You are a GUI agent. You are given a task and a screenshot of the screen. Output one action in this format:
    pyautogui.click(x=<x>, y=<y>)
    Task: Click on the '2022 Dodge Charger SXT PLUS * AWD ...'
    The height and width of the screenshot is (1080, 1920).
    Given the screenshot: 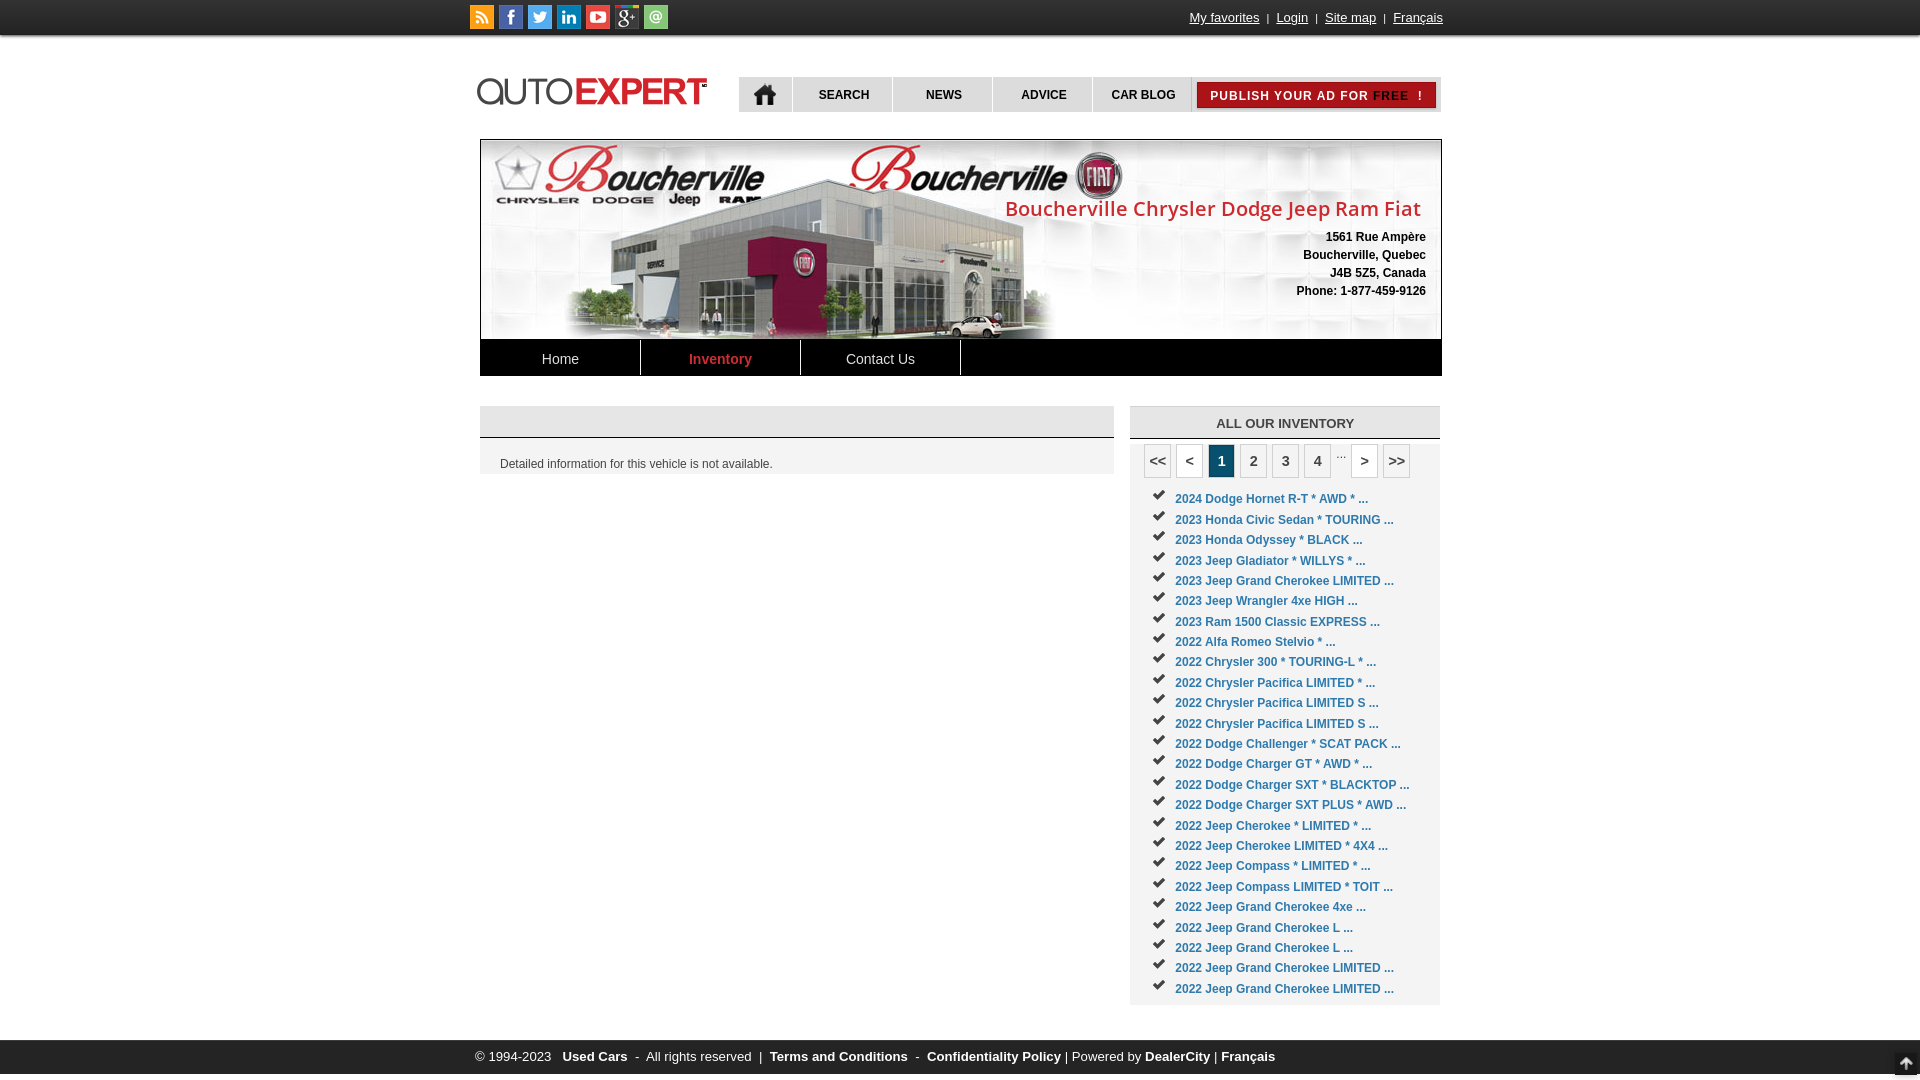 What is the action you would take?
    pyautogui.click(x=1290, y=804)
    